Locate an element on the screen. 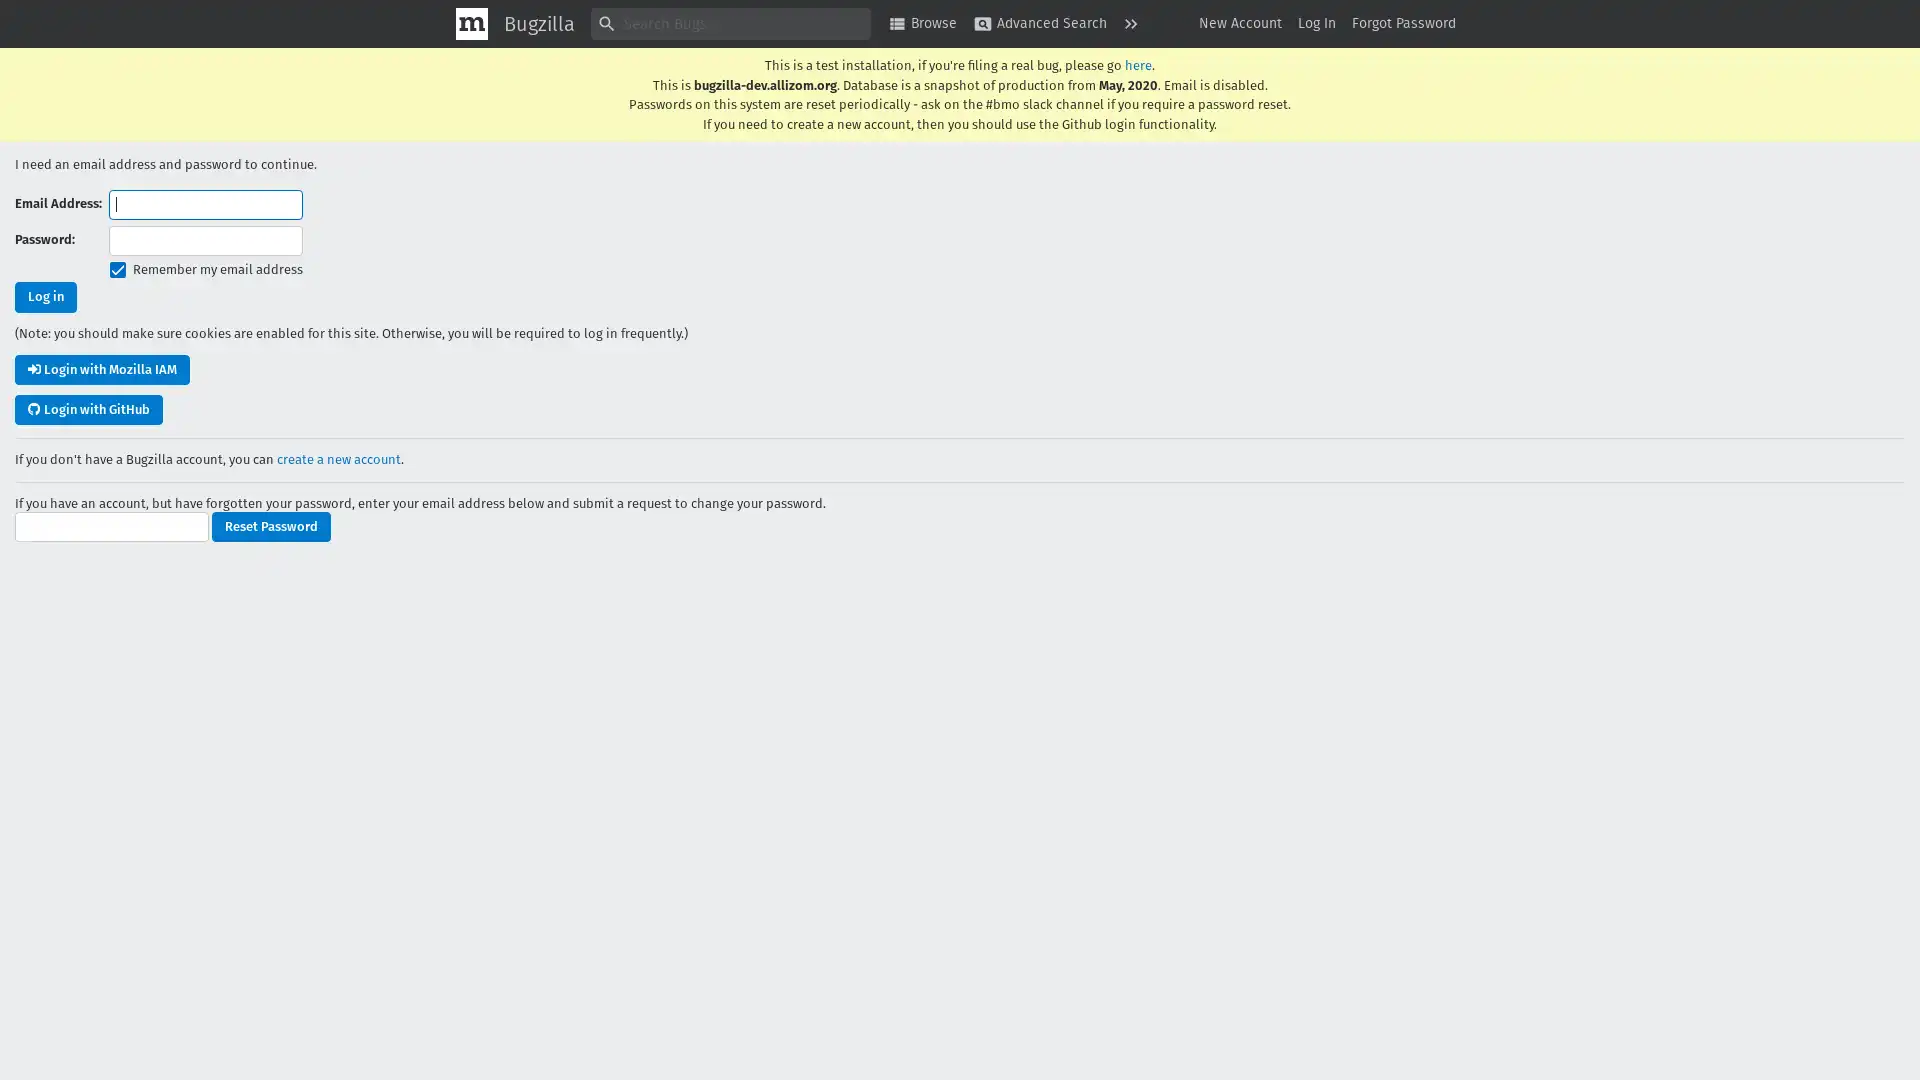  Reset Password is located at coordinates (270, 525).